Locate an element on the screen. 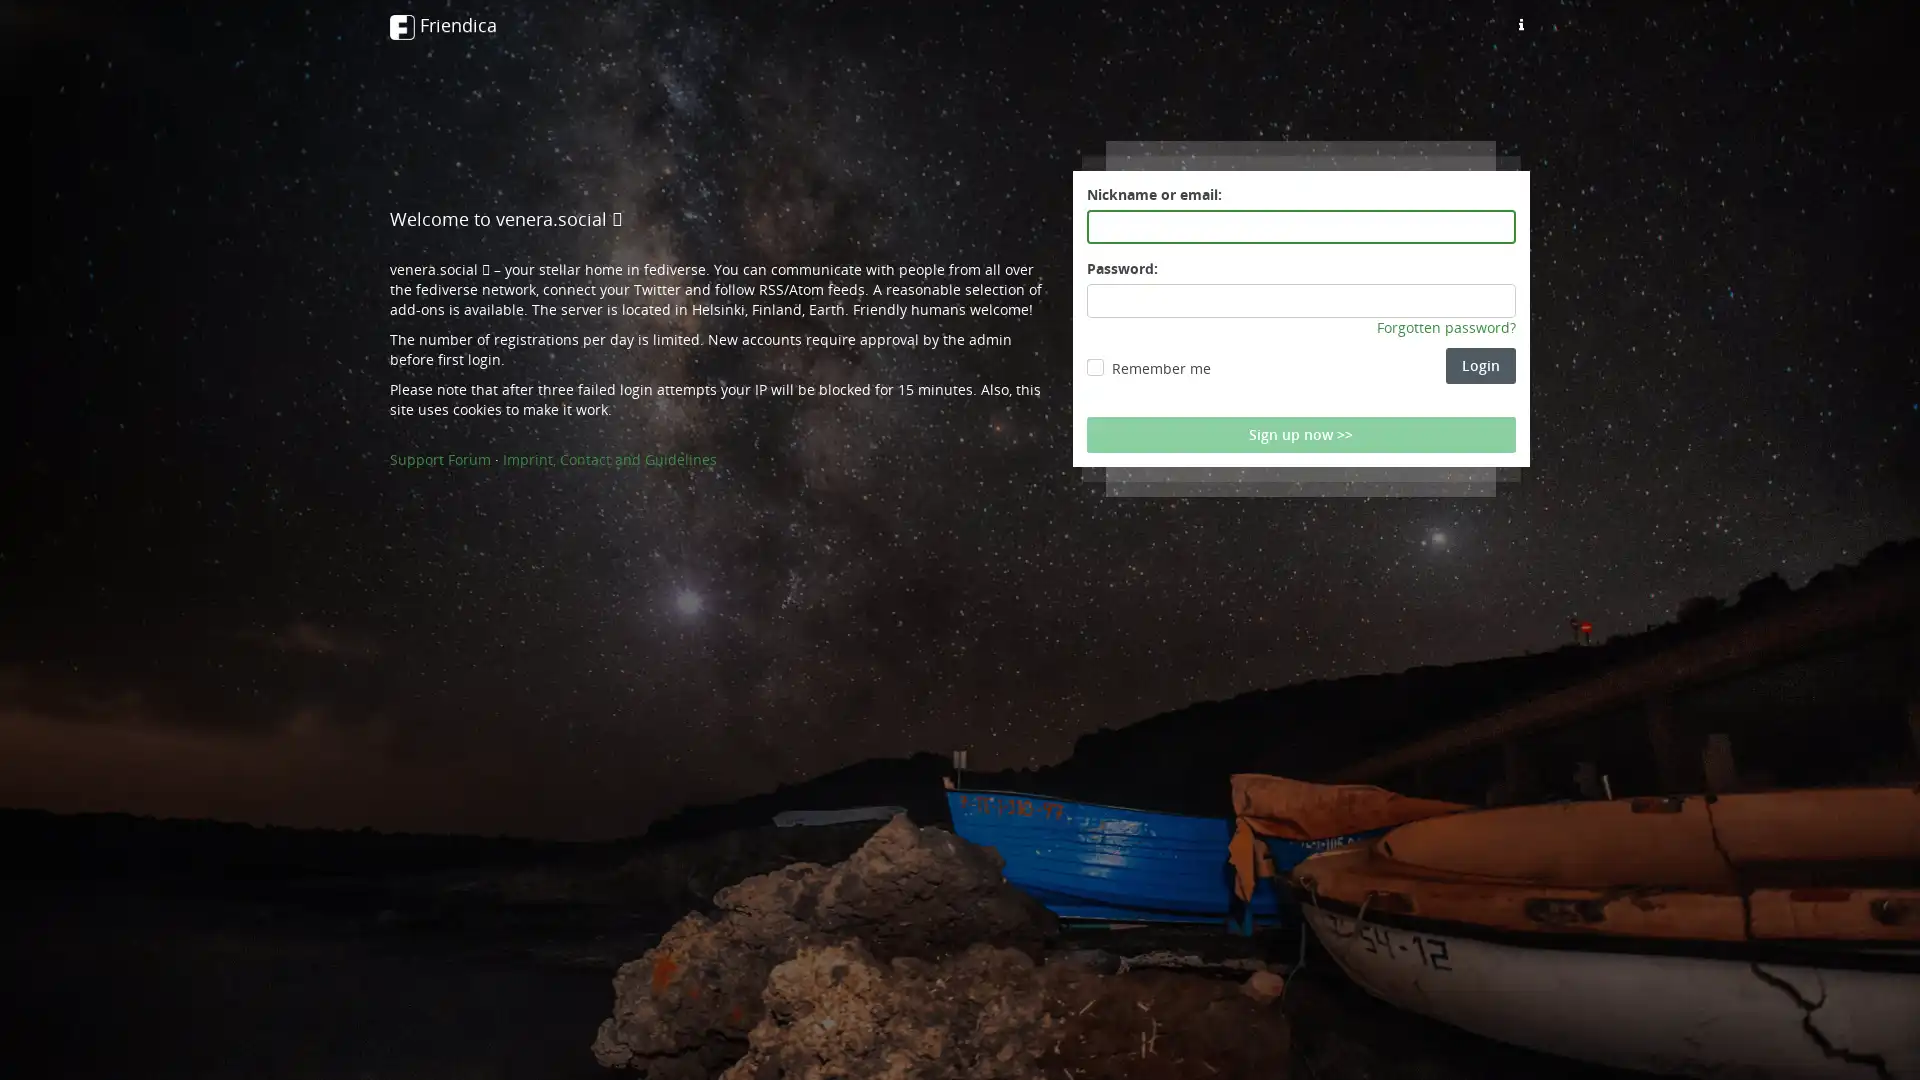 The width and height of the screenshot is (1920, 1080). Login is located at coordinates (1481, 366).